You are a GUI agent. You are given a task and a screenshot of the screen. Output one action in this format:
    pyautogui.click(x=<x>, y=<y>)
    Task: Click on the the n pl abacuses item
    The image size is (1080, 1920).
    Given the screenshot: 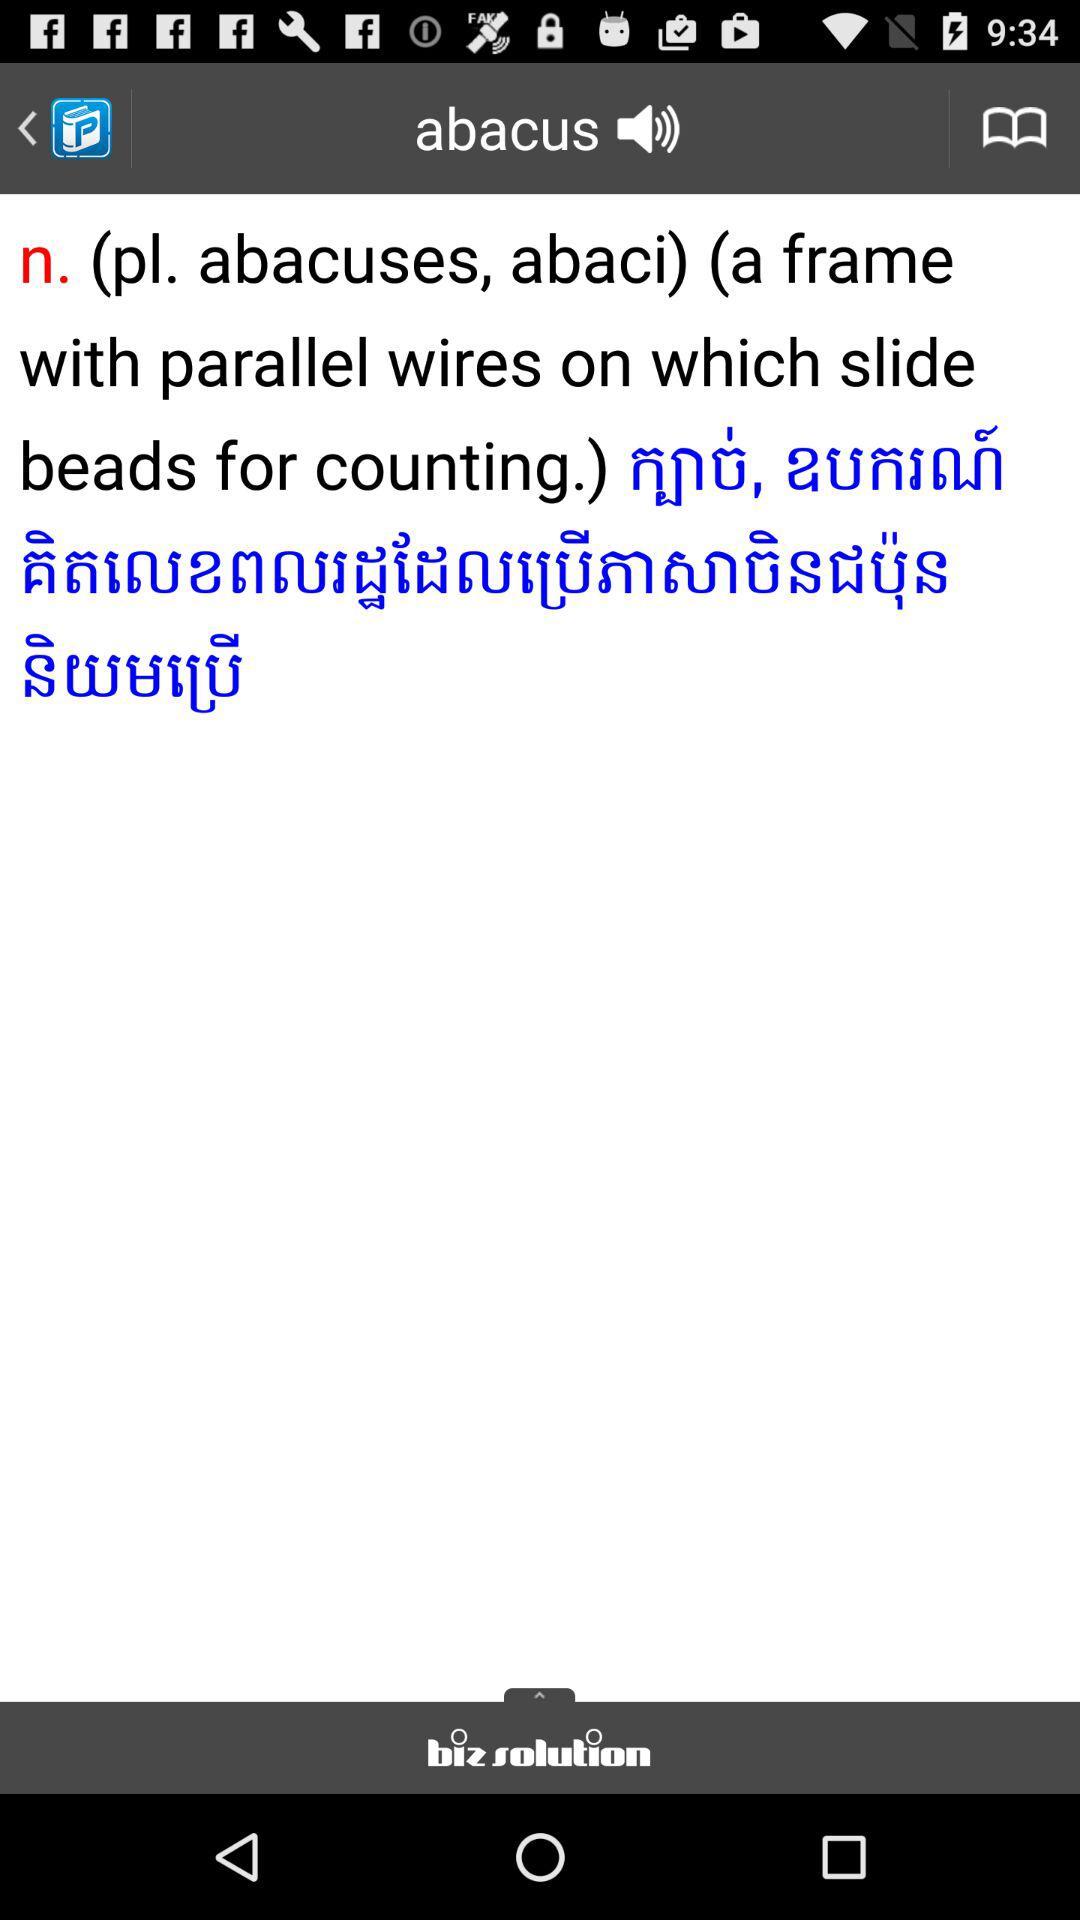 What is the action you would take?
    pyautogui.click(x=540, y=940)
    